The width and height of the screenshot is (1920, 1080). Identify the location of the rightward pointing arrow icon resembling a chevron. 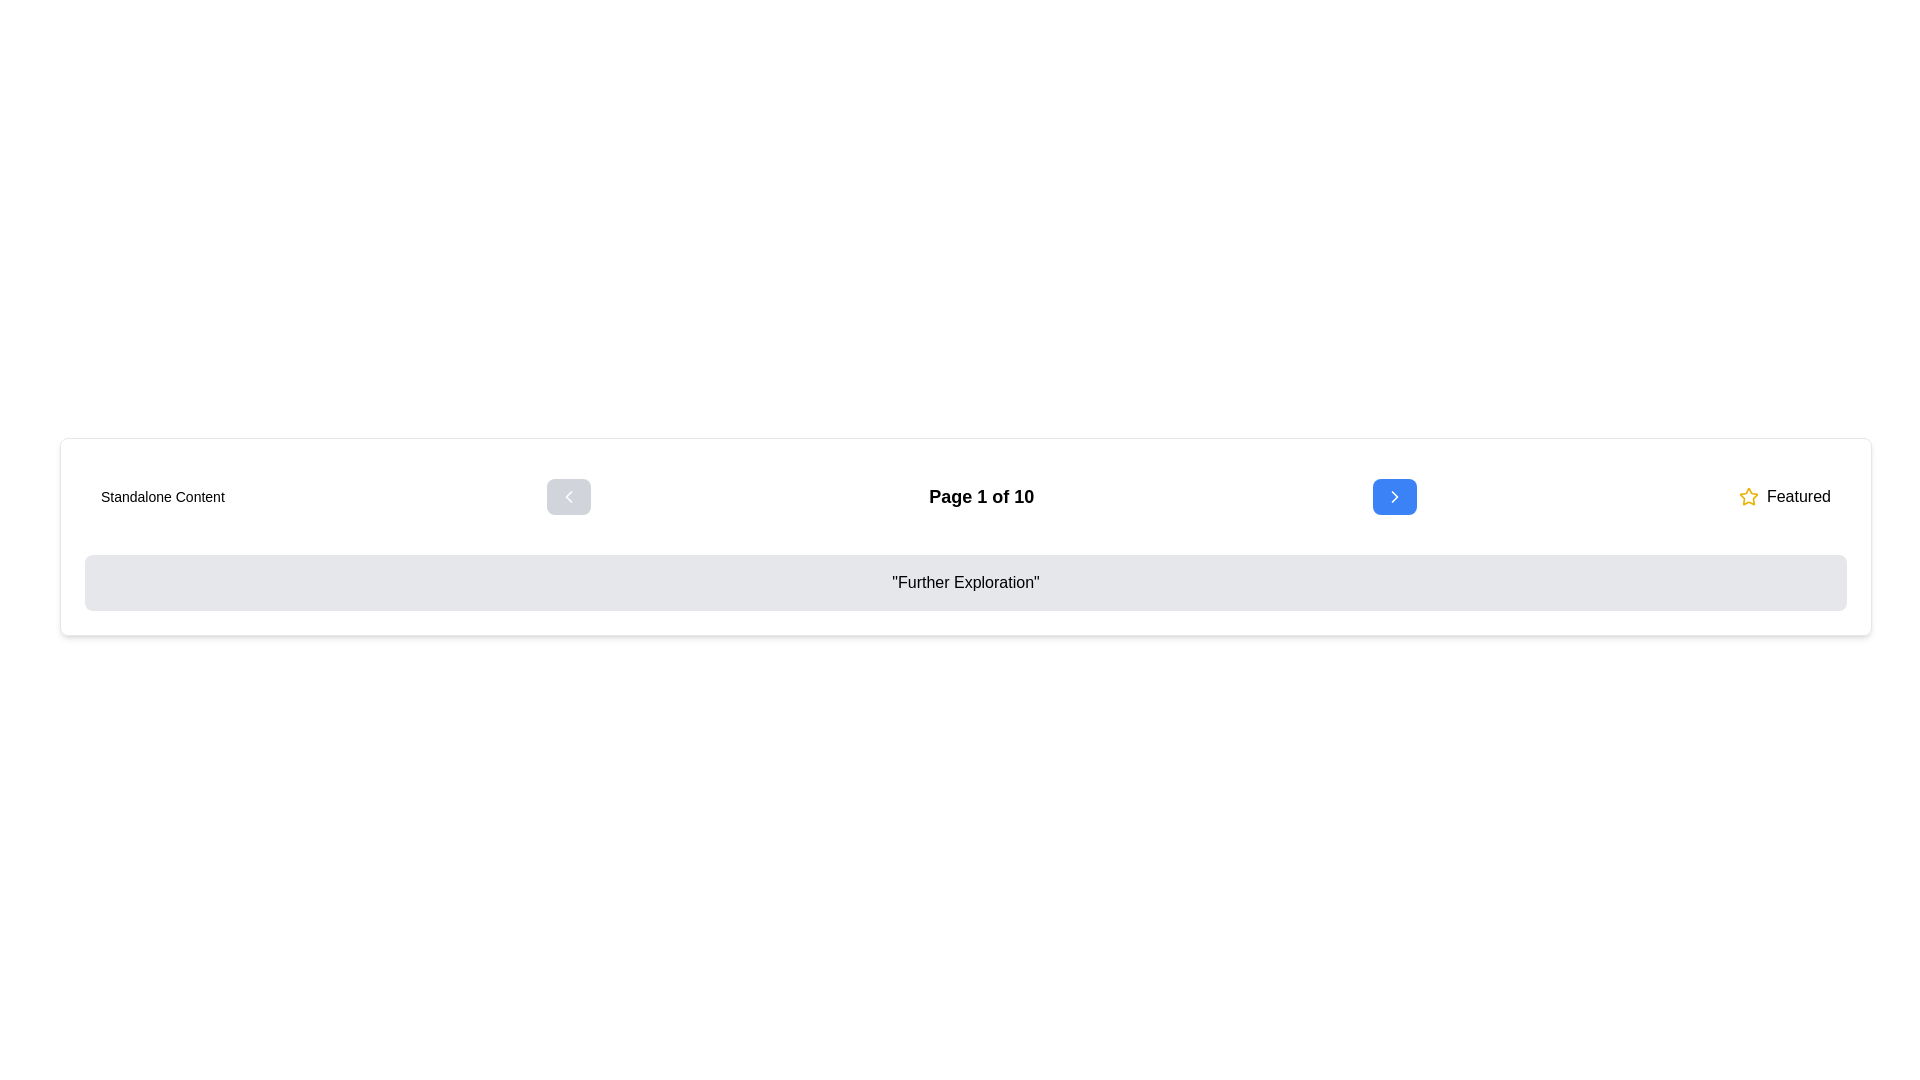
(1393, 496).